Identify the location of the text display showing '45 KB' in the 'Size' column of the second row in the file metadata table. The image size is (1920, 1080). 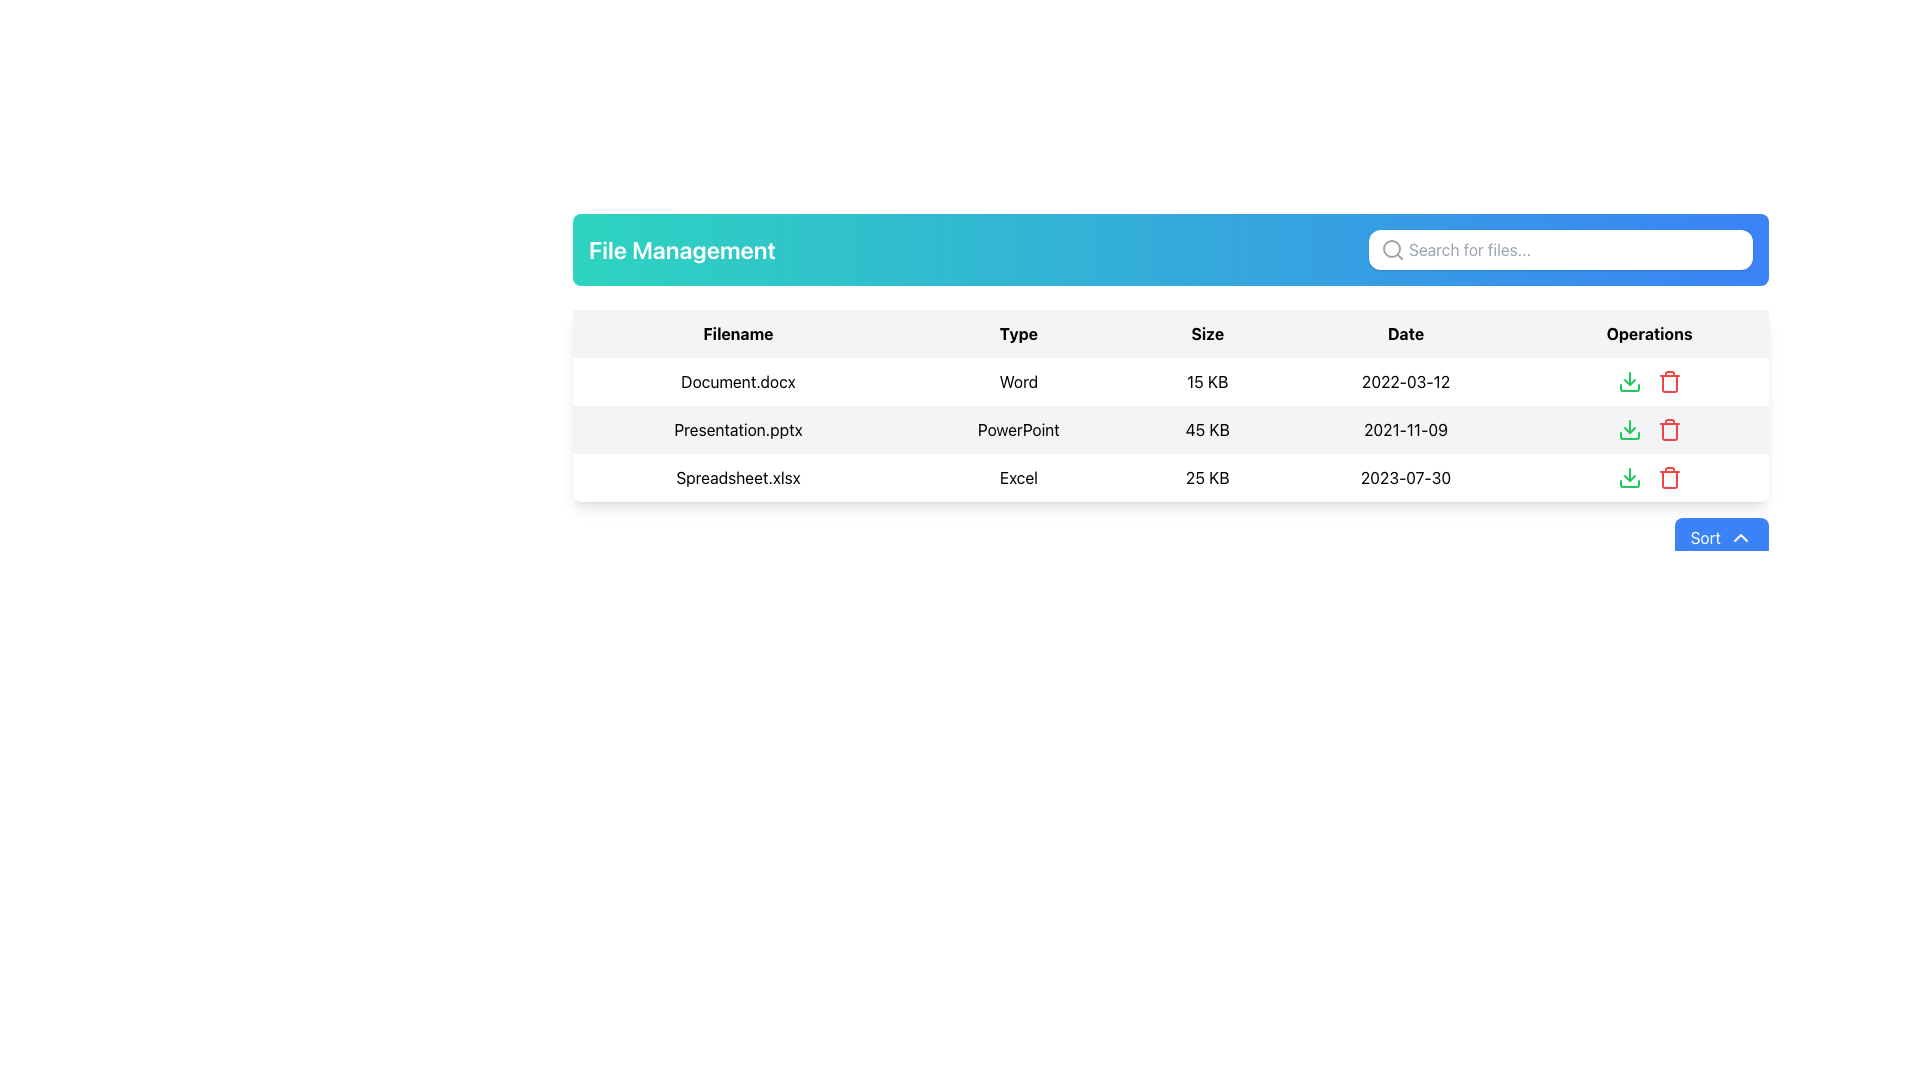
(1206, 428).